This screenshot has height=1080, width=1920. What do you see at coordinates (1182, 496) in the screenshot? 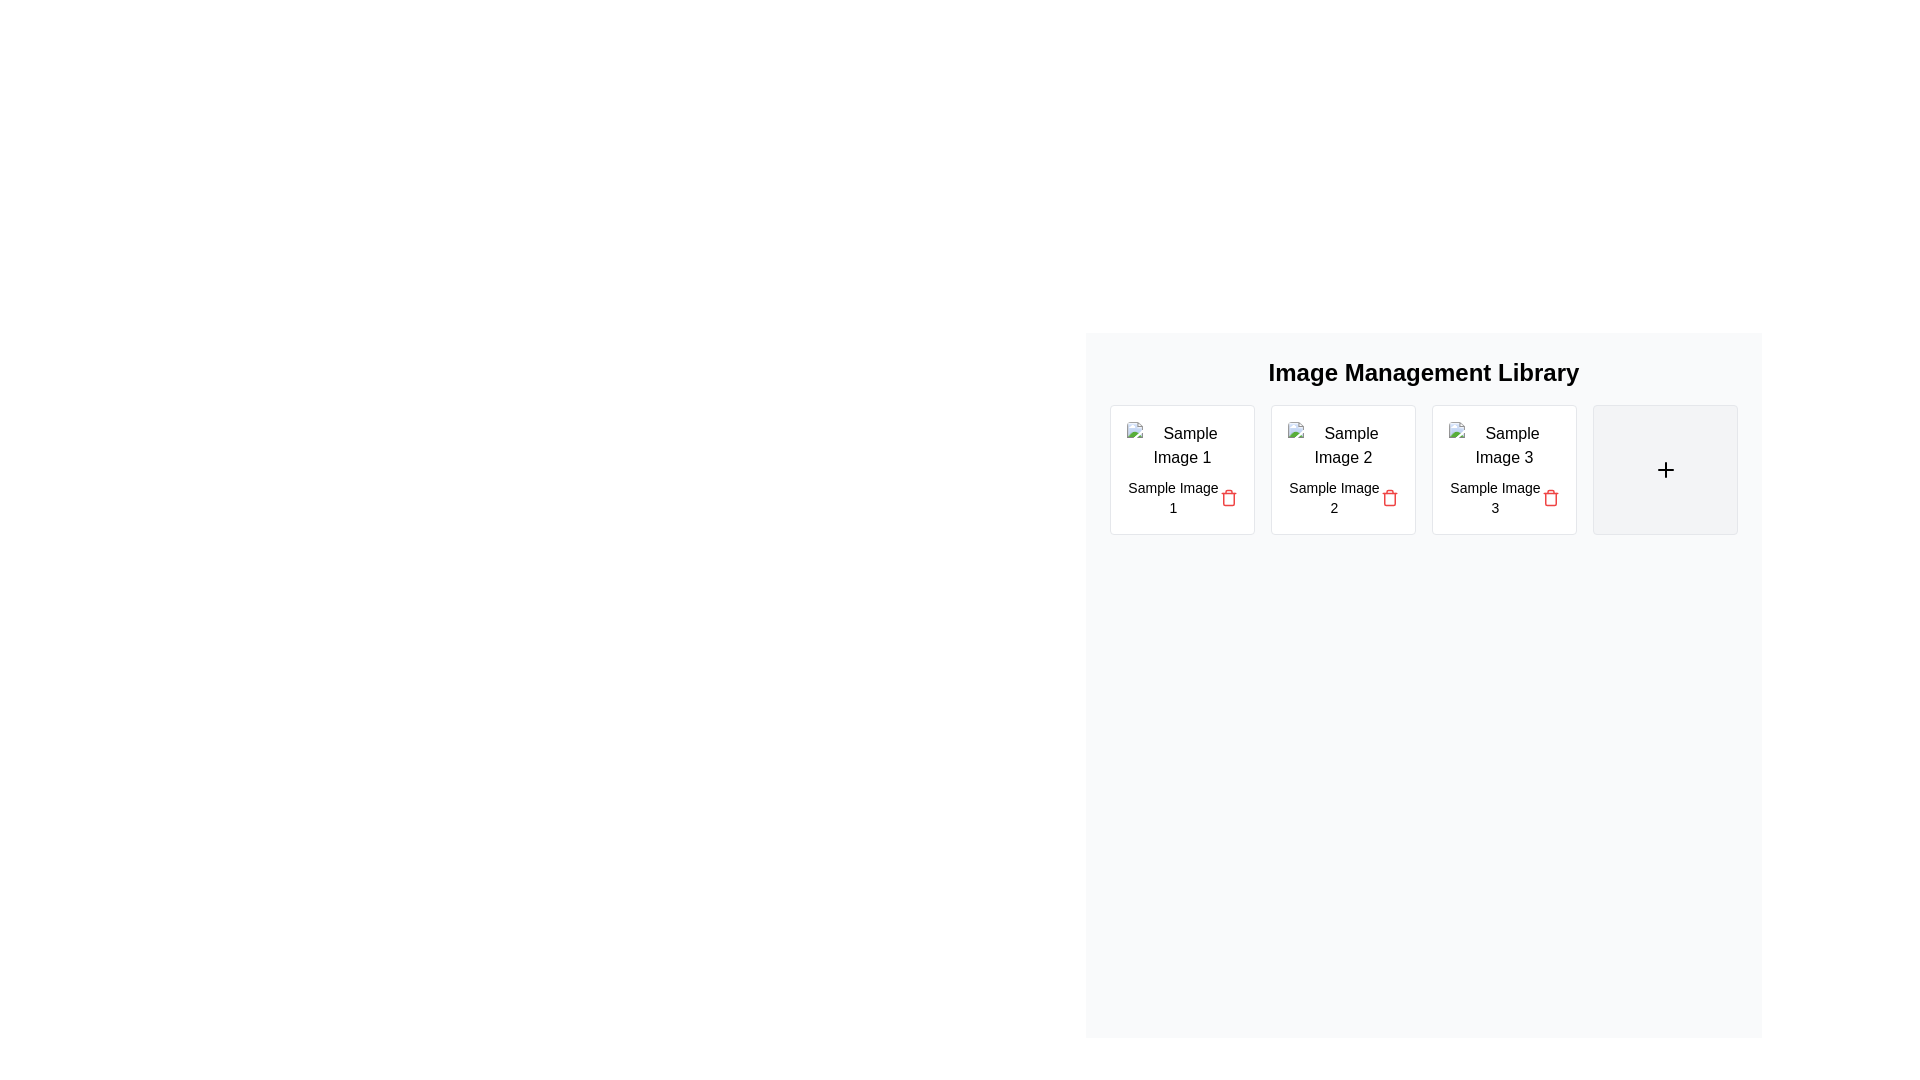
I see `text content of the label located beneath 'Sample Image 1' in the first card of the grid layout` at bounding box center [1182, 496].